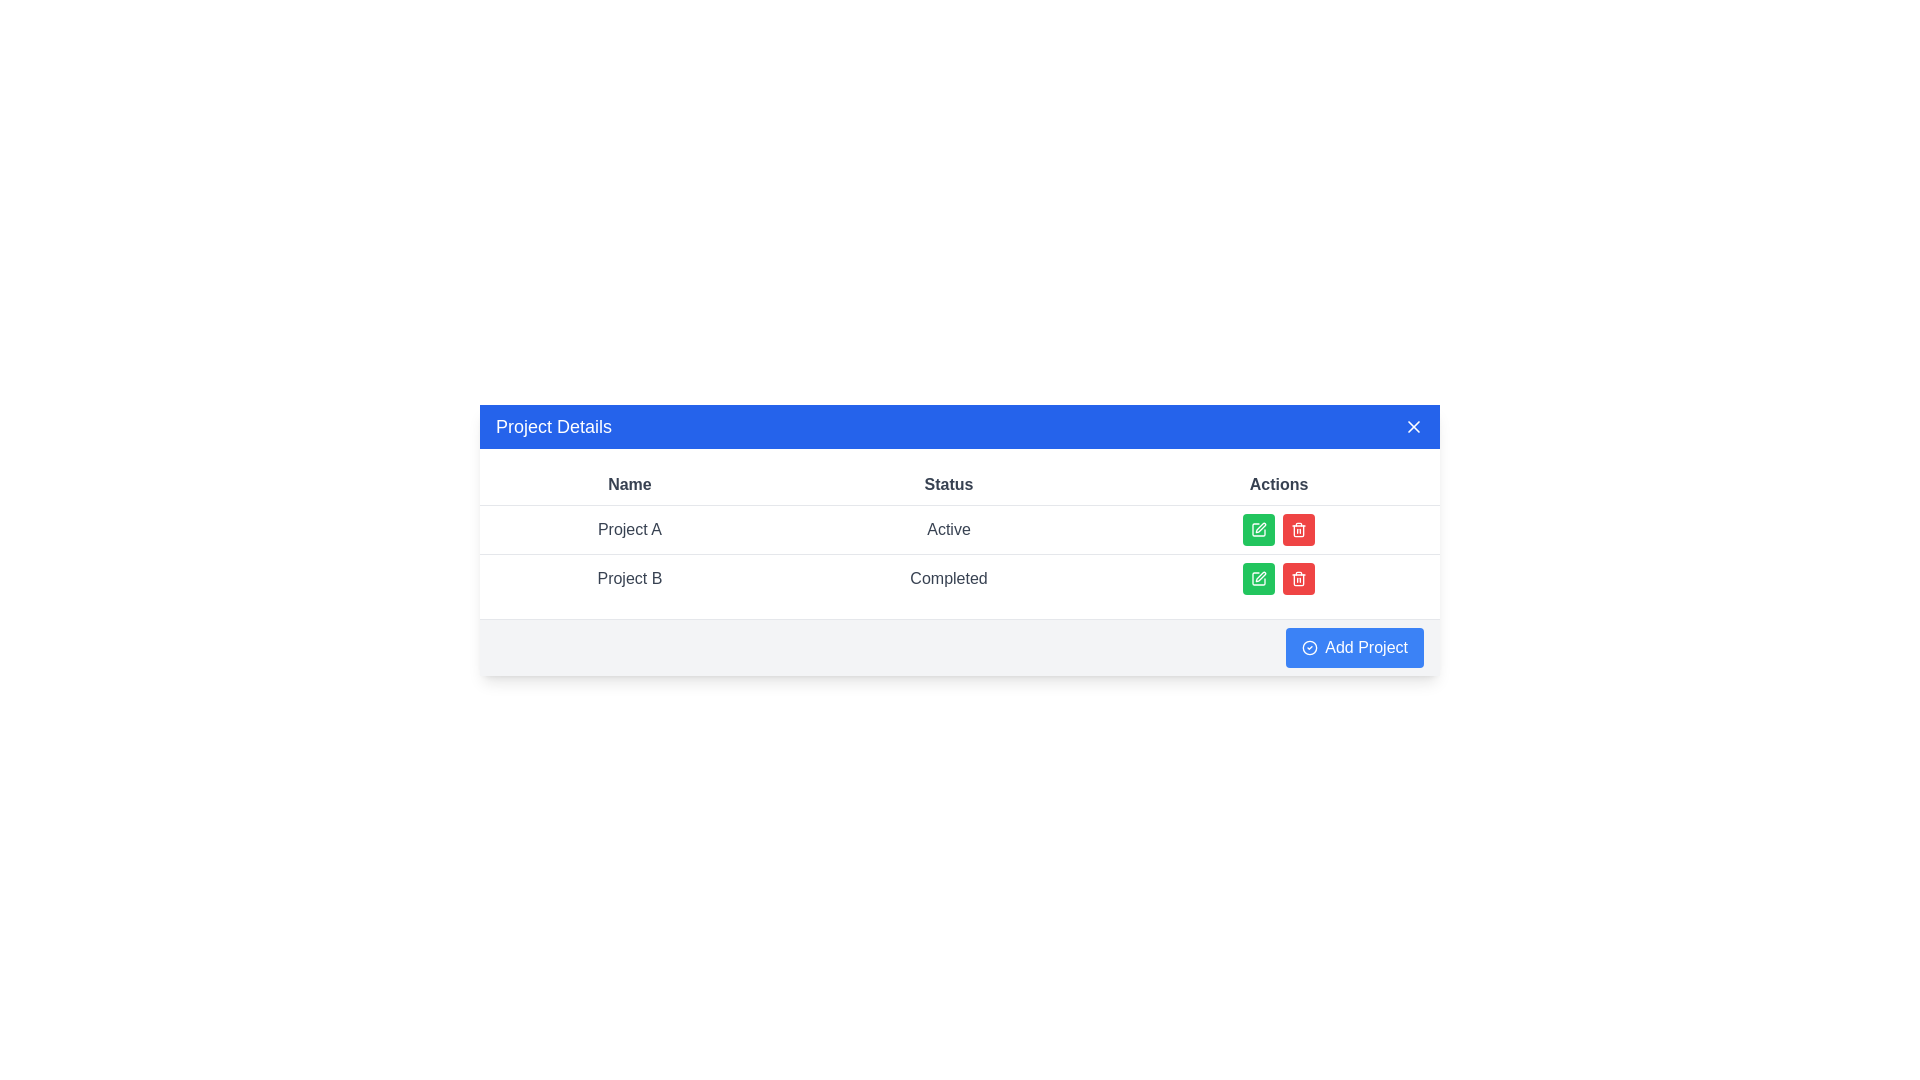  I want to click on the Delete button located in the Actions column of the second row in the table to initiate the delete action for the corresponding data entry, so click(1299, 528).